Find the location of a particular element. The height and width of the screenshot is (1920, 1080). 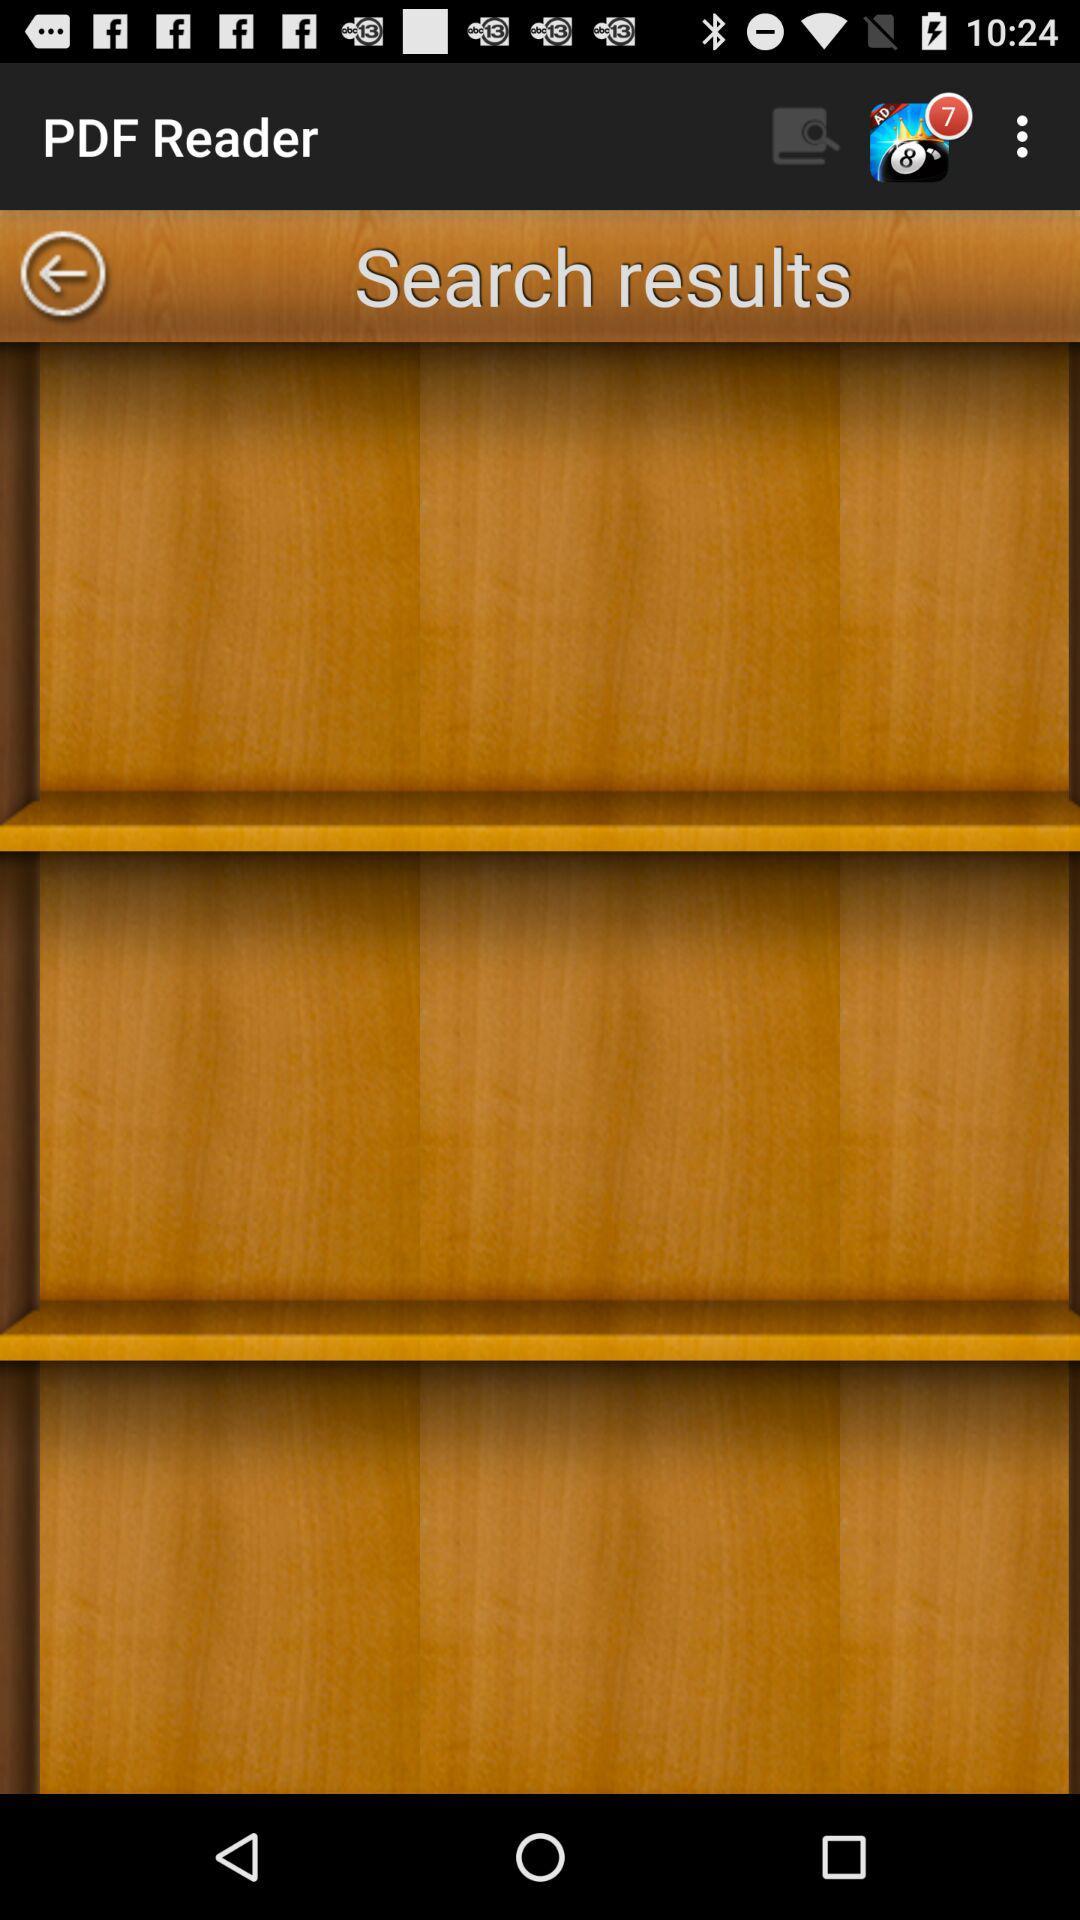

icon above the search results is located at coordinates (1027, 135).